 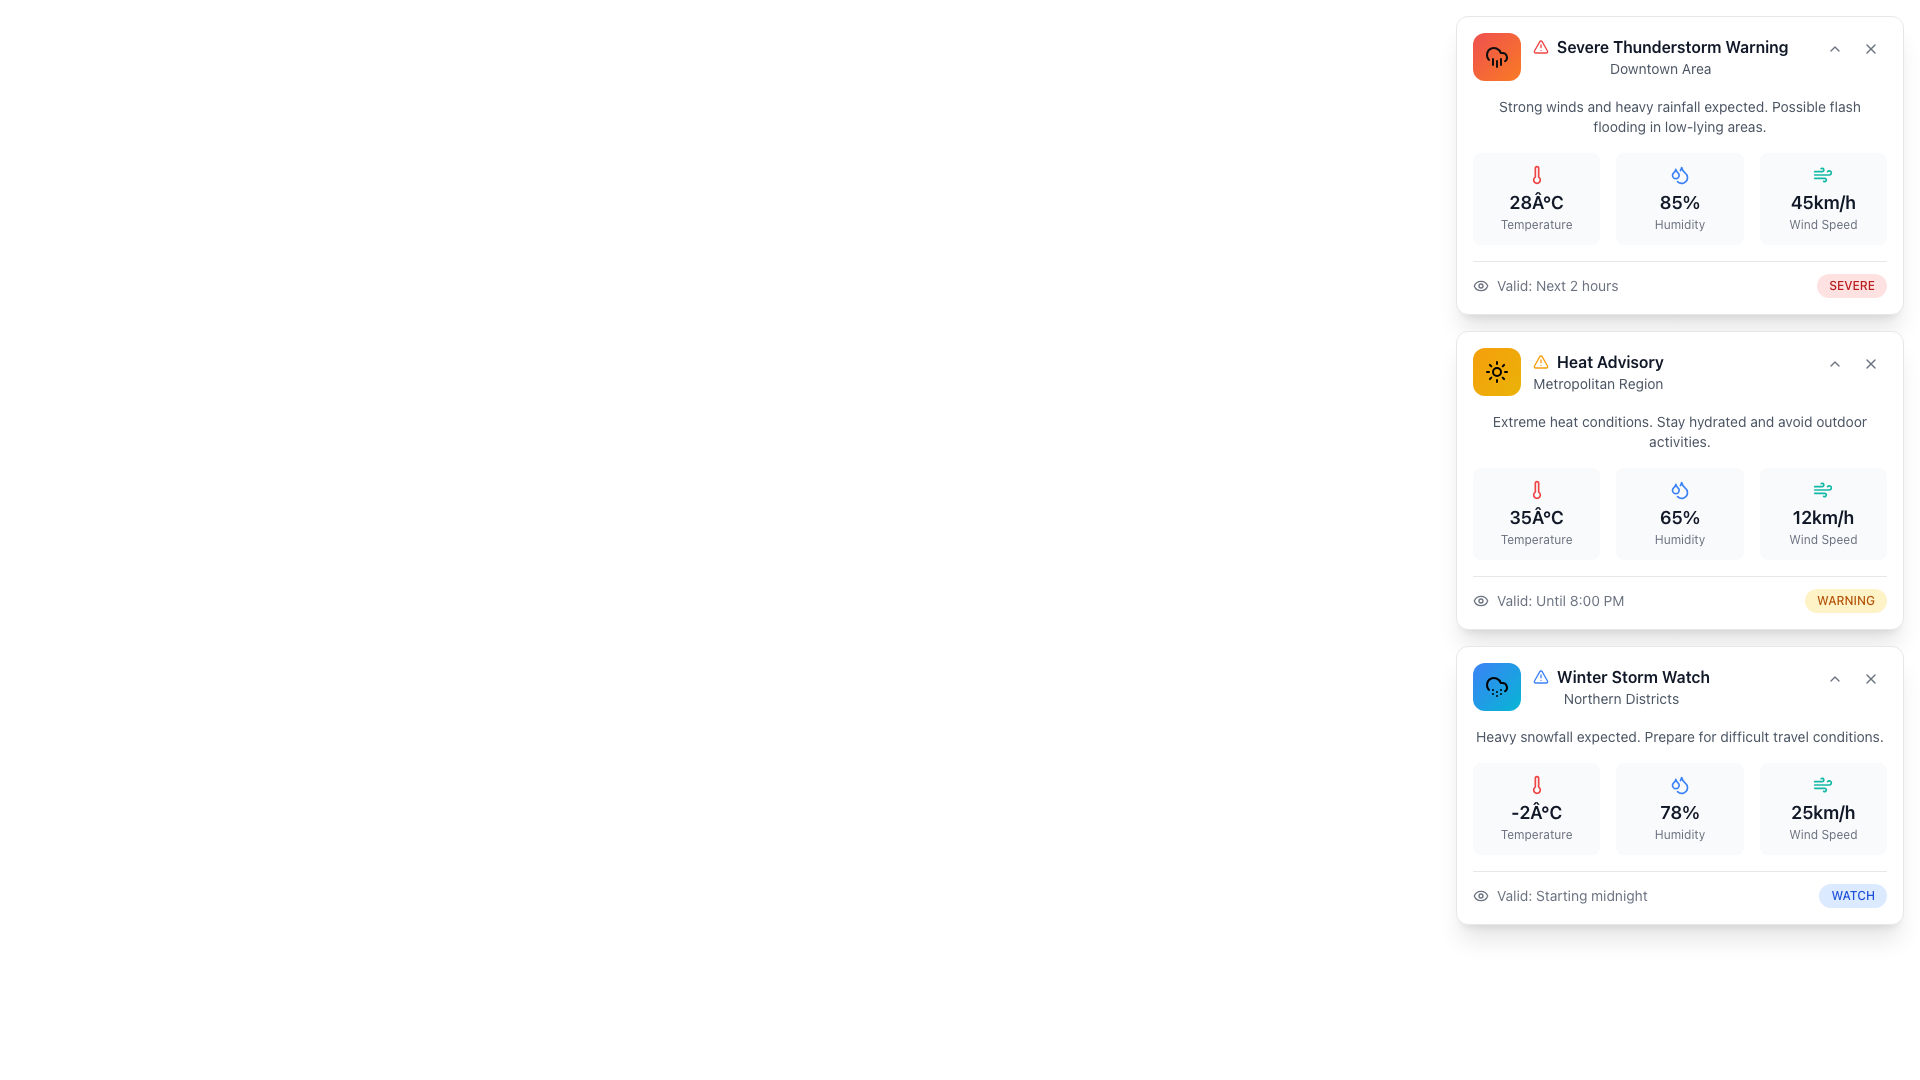 I want to click on the thunderstorm warning icon located at the top left corner of the 'Severe Thunderstorm Warning' section, which visually represents the warning with a symbolized icon and warning colors, so click(x=1497, y=56).